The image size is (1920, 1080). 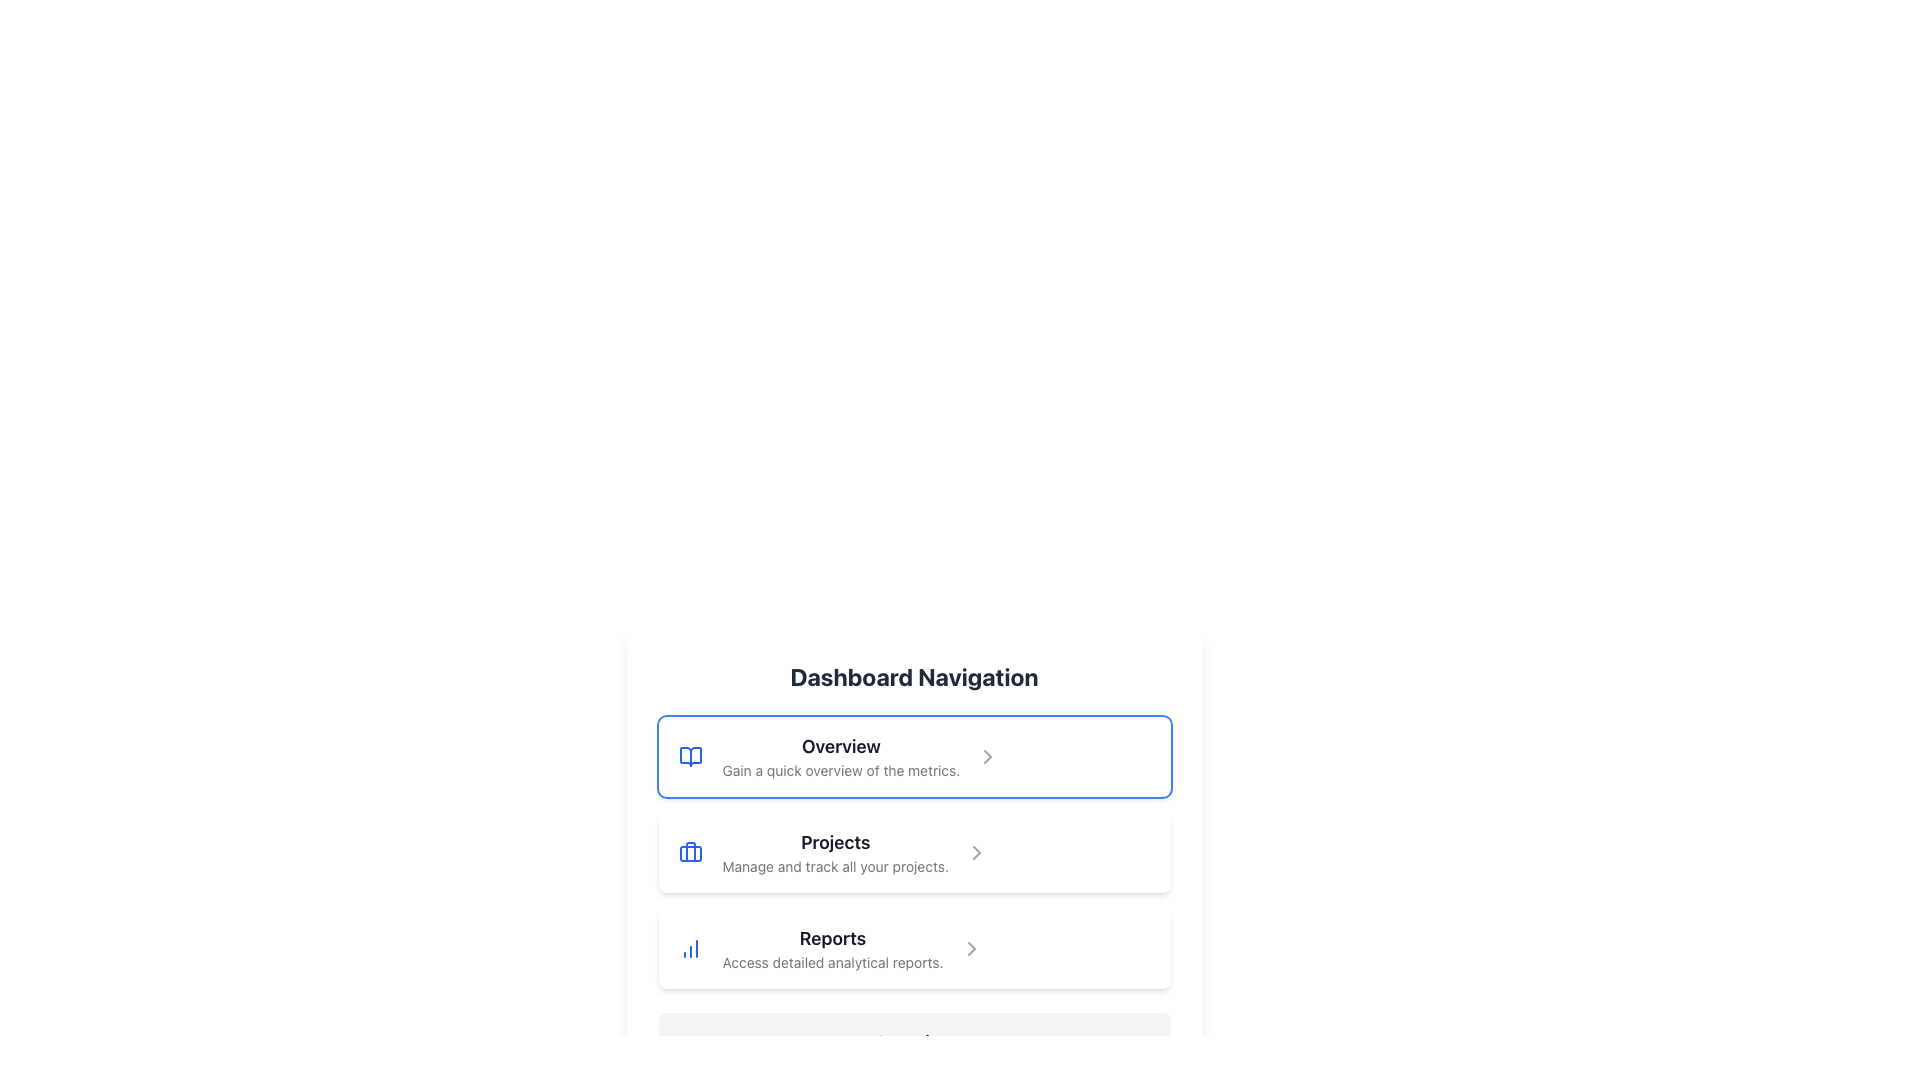 What do you see at coordinates (841, 770) in the screenshot?
I see `the descriptive subtitle text label located beneath the 'Overview' title in the navigation list` at bounding box center [841, 770].